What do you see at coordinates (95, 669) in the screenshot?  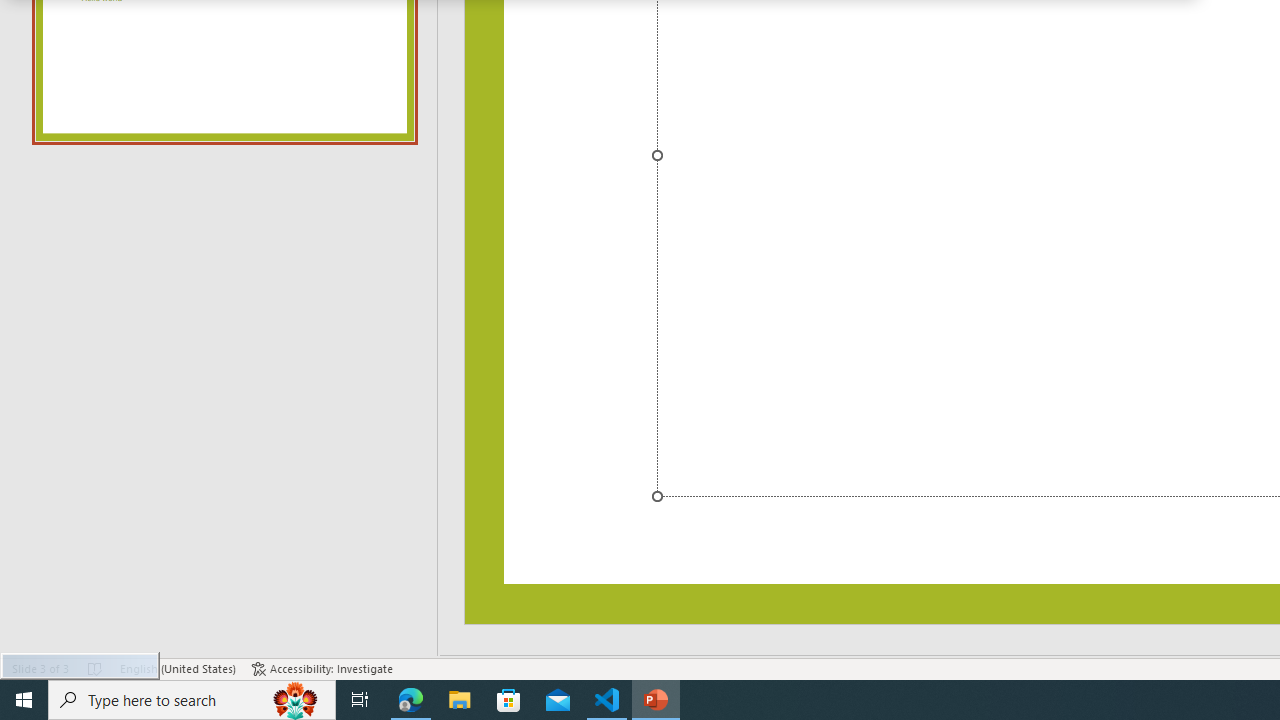 I see `'Spell Check No Errors'` at bounding box center [95, 669].